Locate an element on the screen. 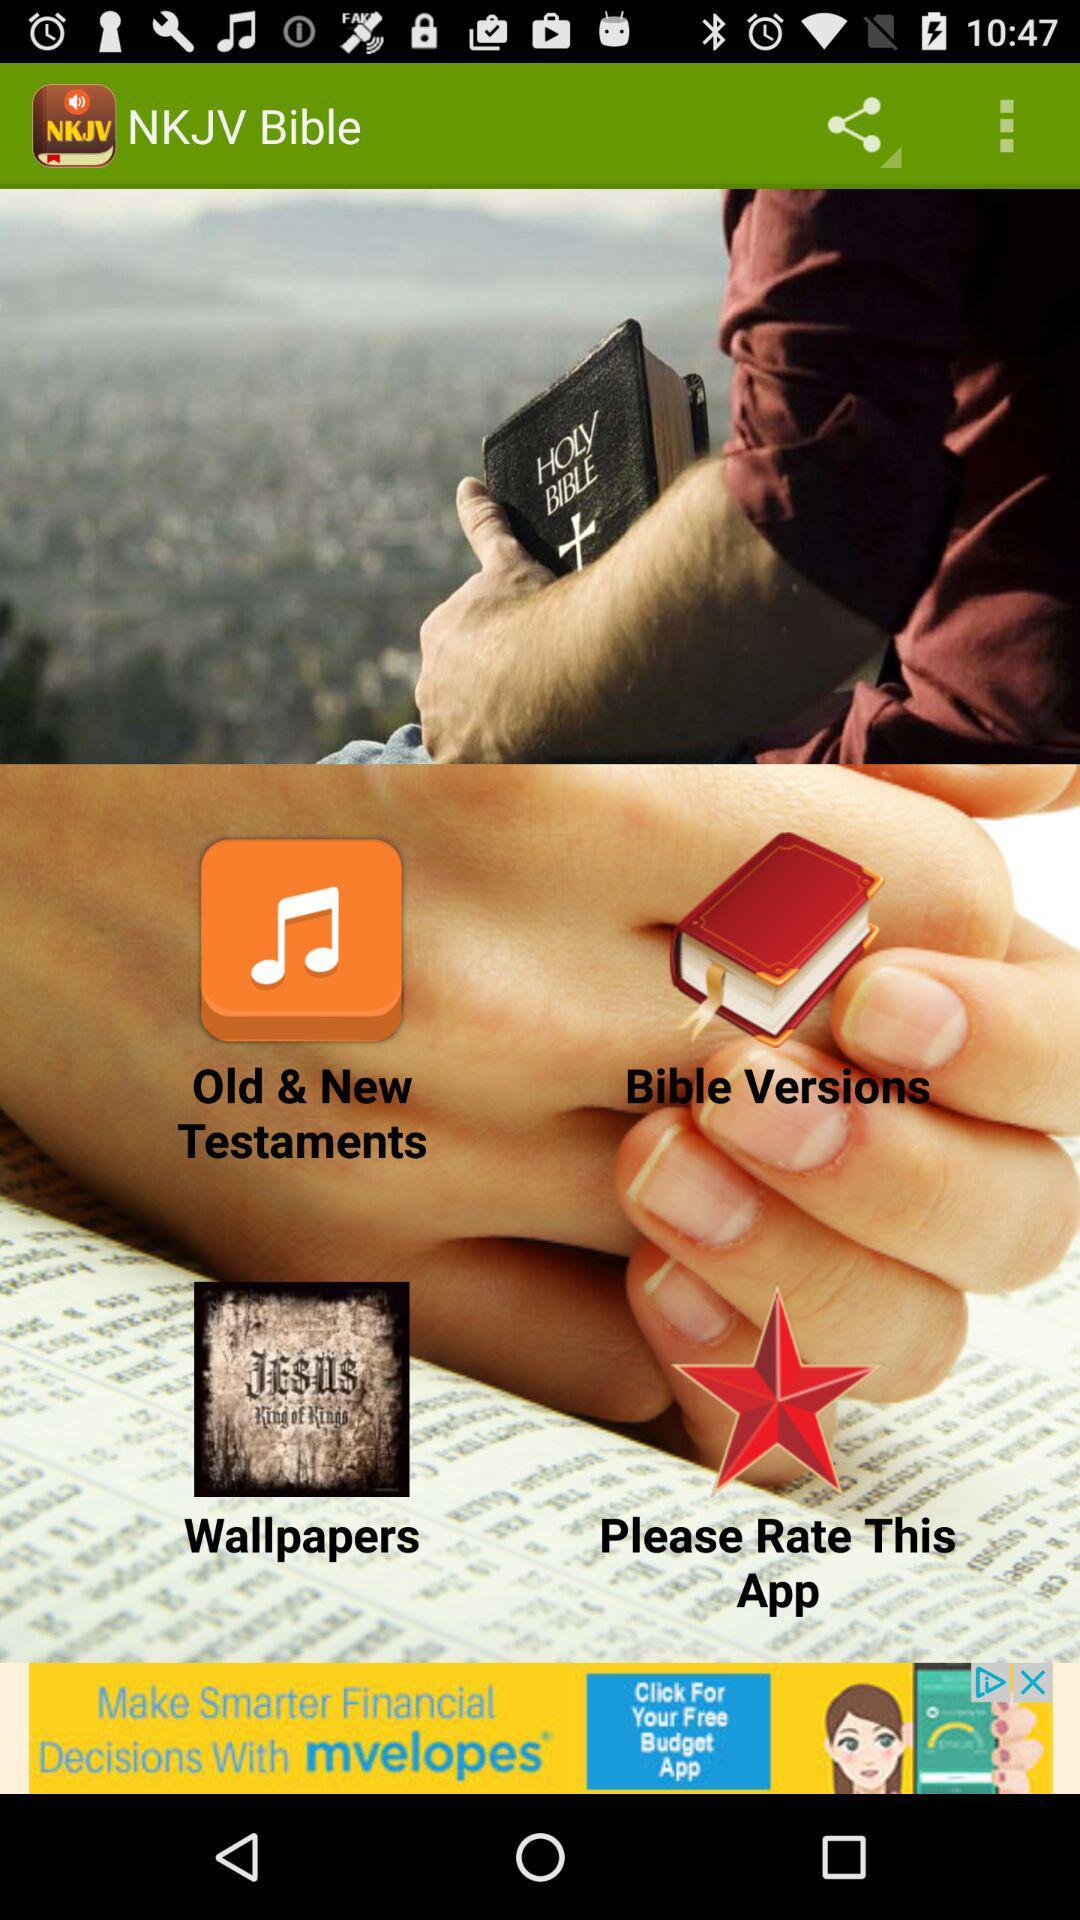 Image resolution: width=1080 pixels, height=1920 pixels. advertisement is located at coordinates (540, 1727).